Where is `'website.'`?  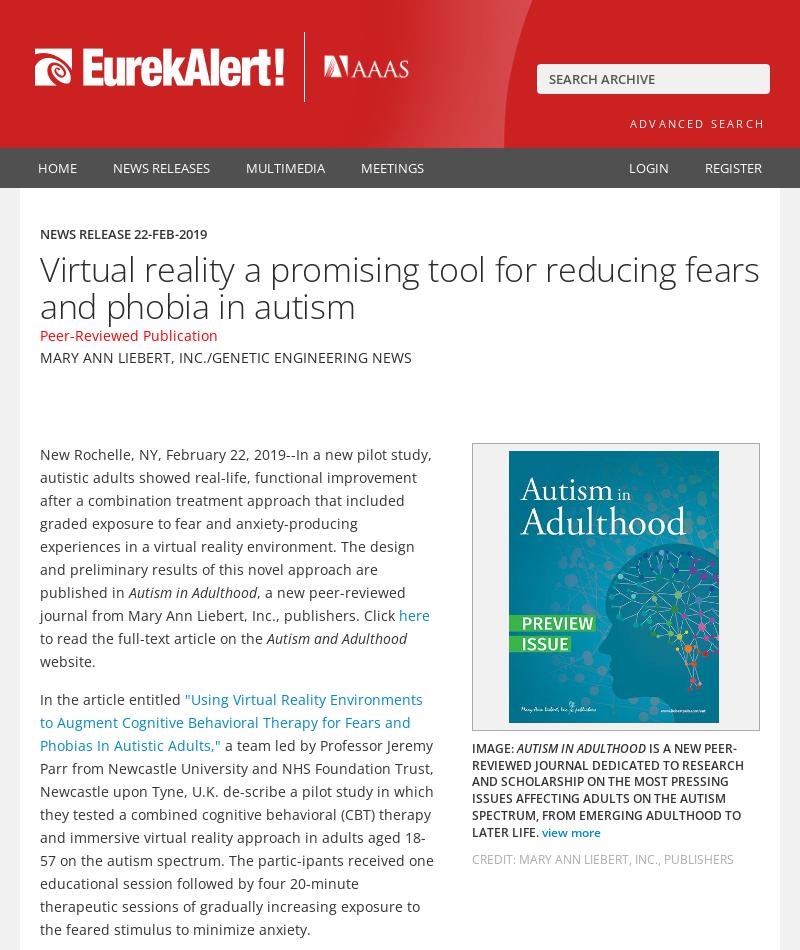
'website.' is located at coordinates (68, 660).